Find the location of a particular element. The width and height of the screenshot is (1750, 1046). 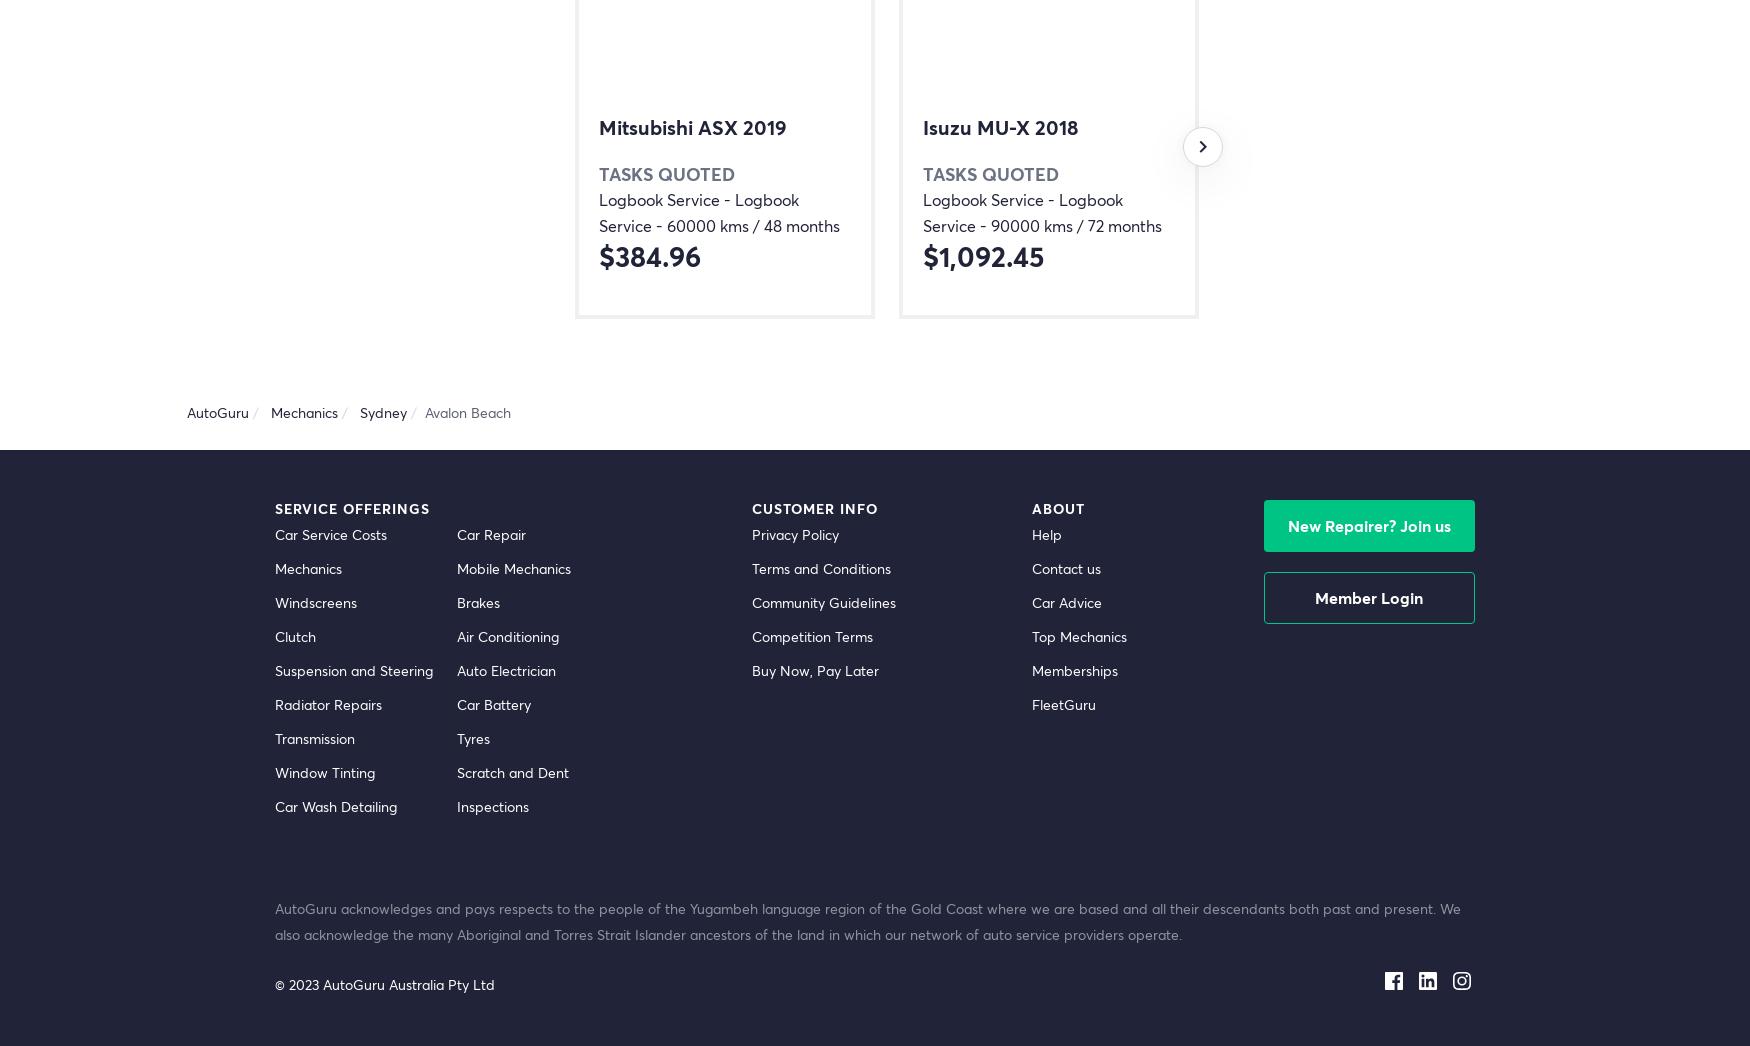

'Radiator Repairs' is located at coordinates (328, 704).